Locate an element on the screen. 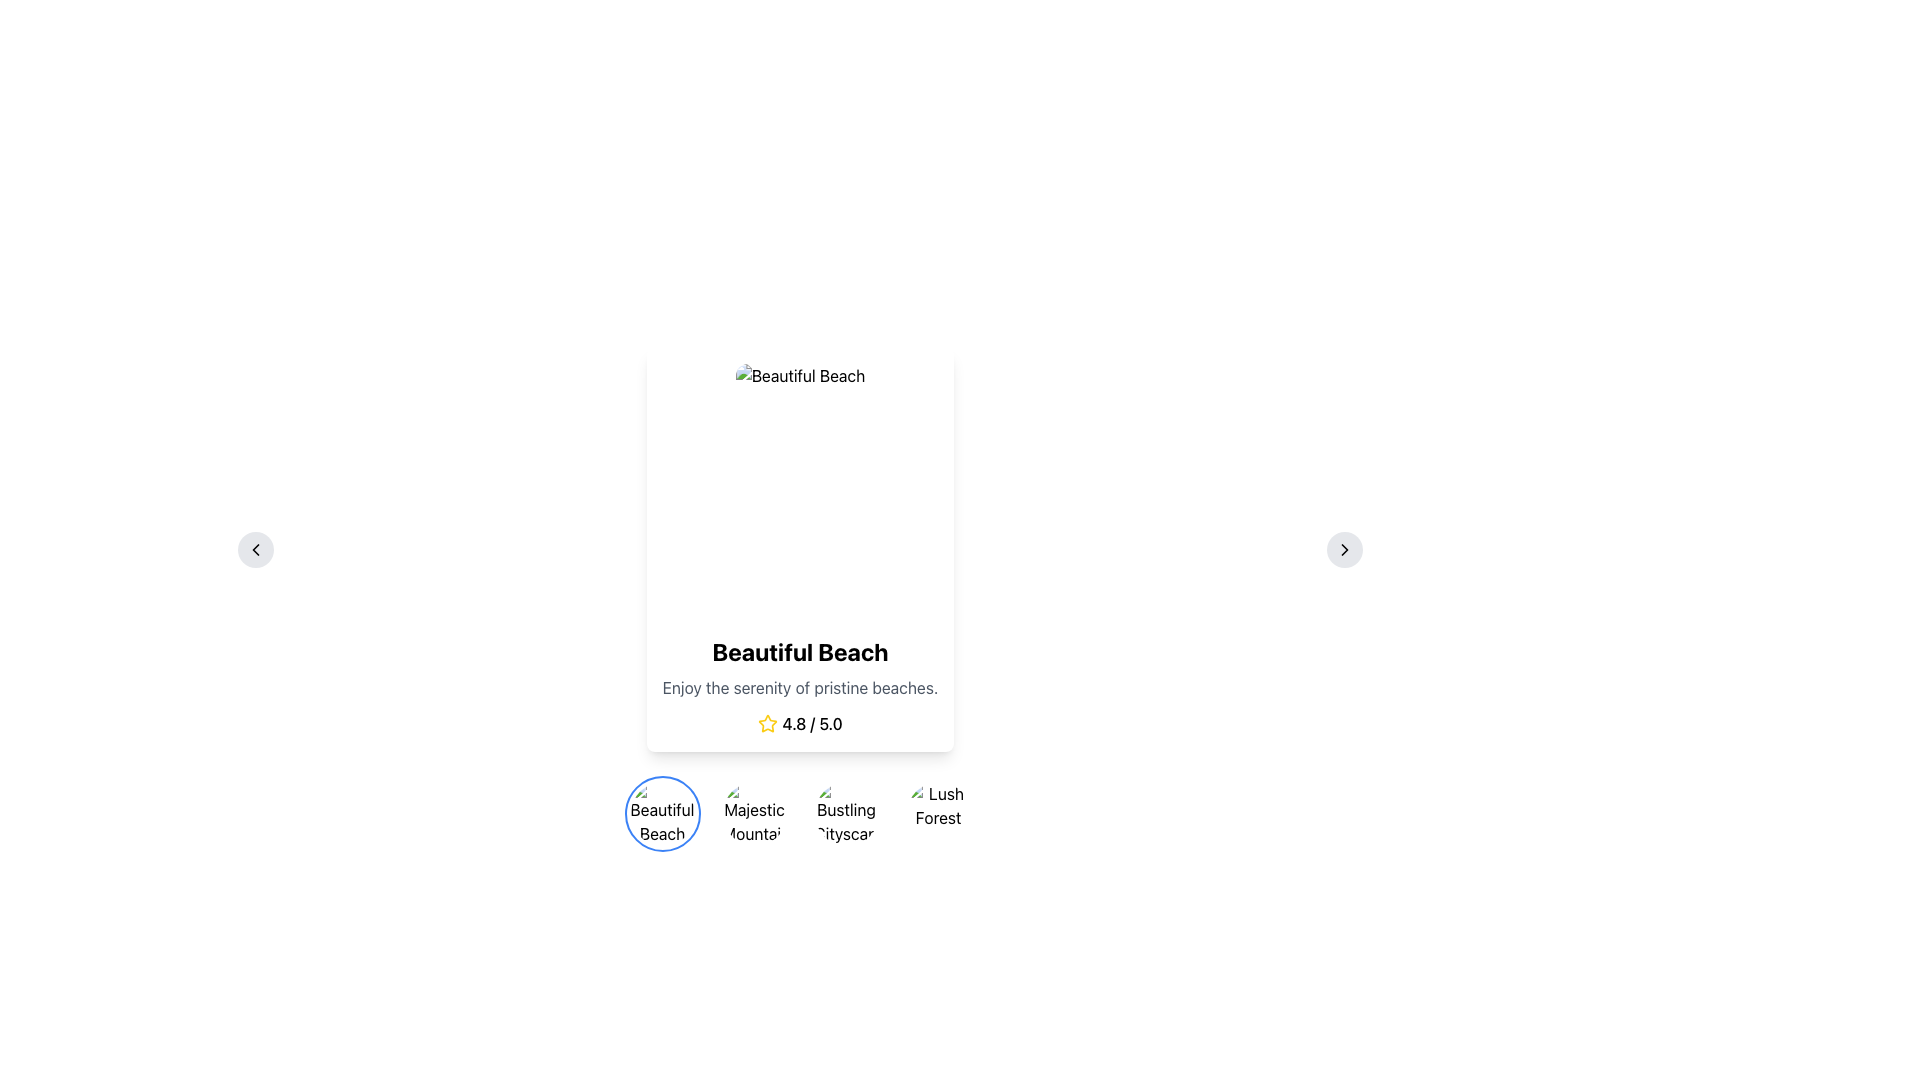 This screenshot has height=1080, width=1920. the first button labeled 'Beautiful Beach' is located at coordinates (662, 813).